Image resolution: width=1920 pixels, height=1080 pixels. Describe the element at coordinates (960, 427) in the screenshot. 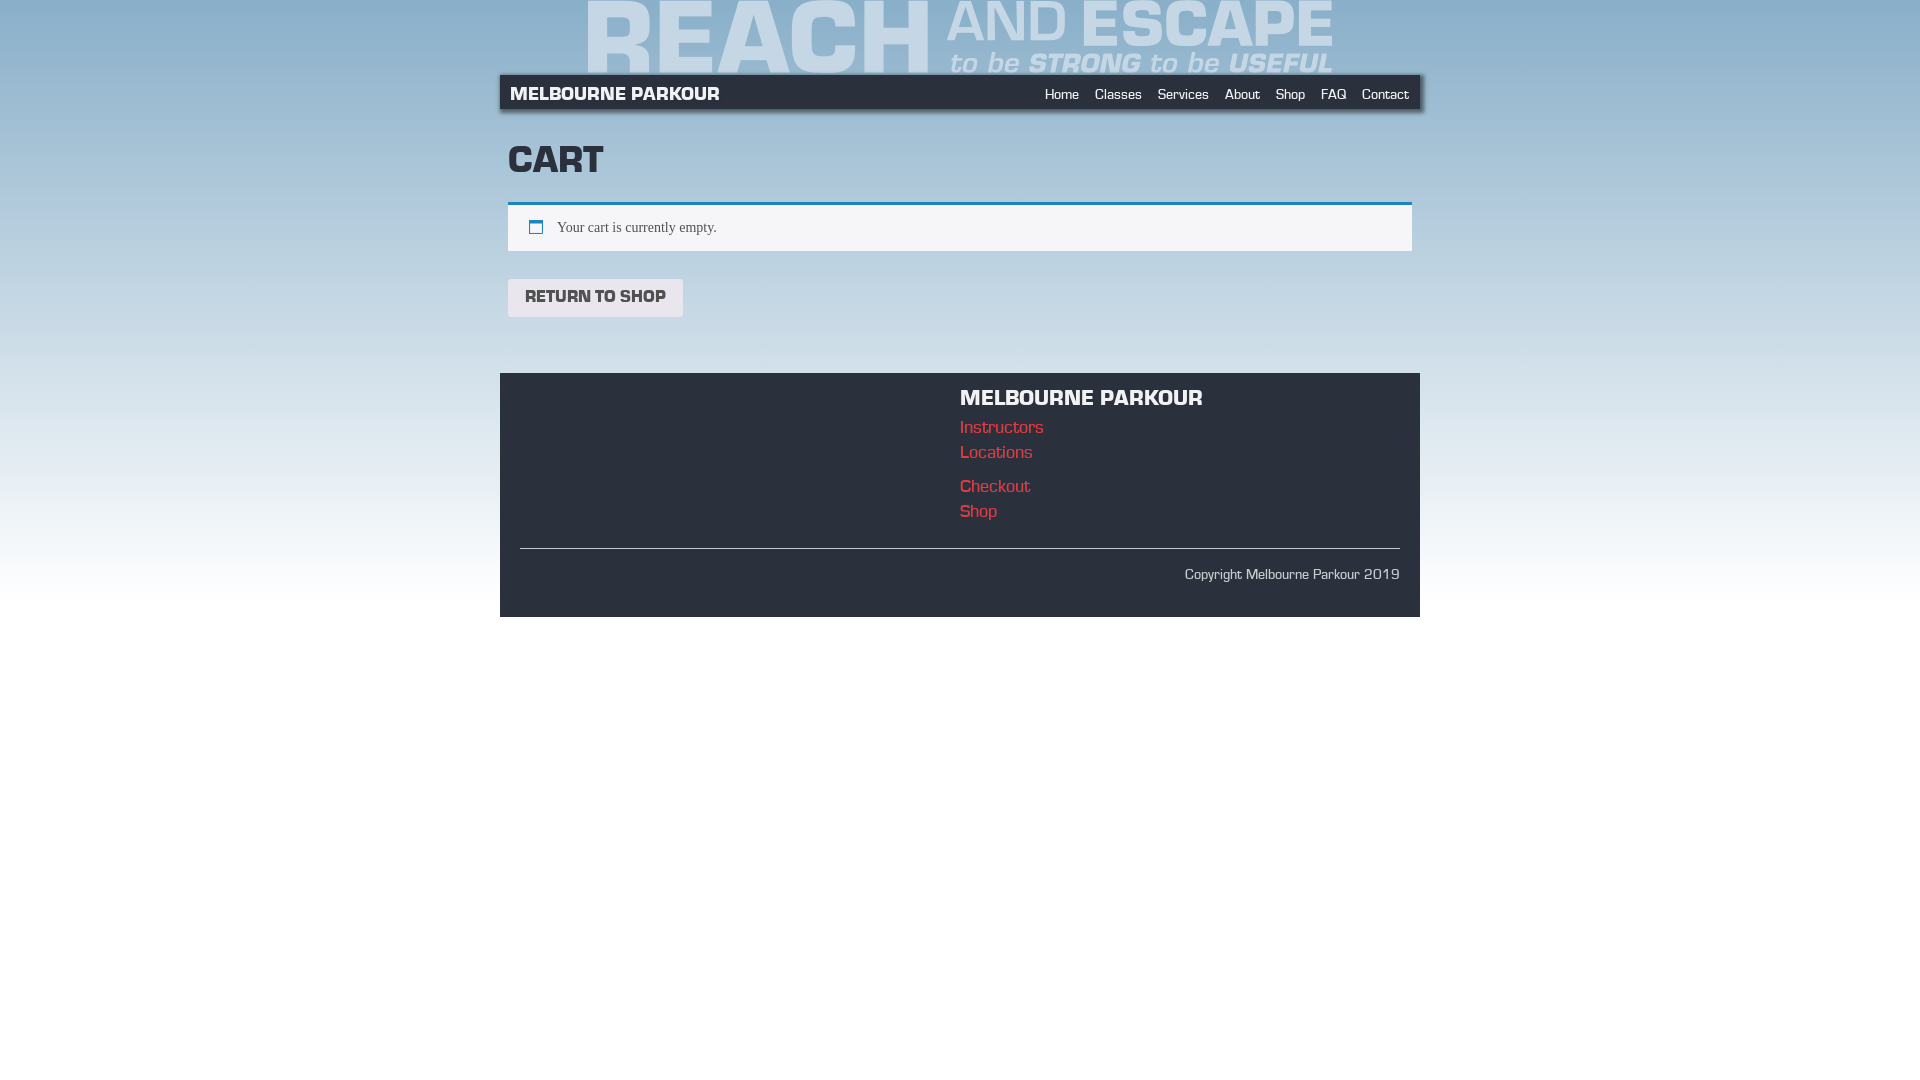

I see `'Instructors'` at that location.